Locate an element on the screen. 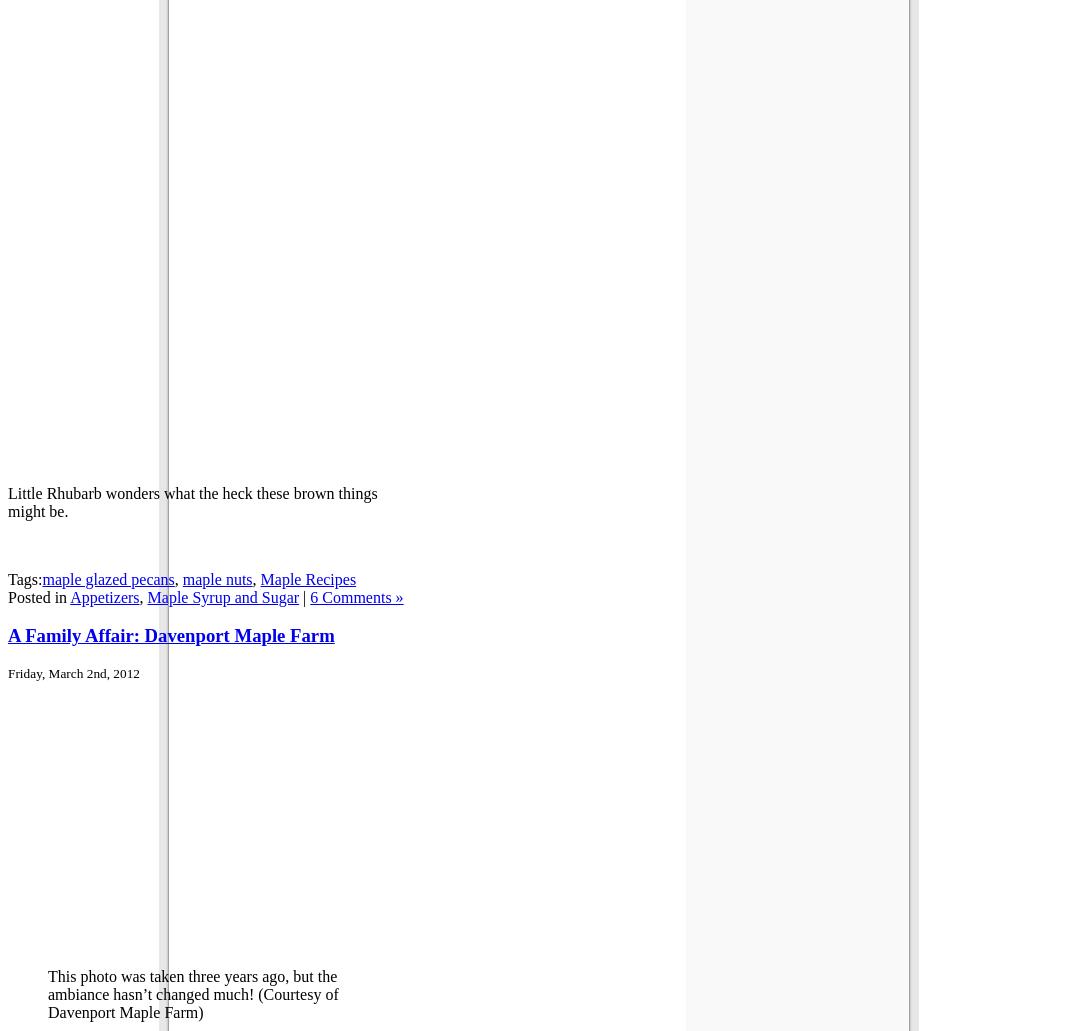  'Maple Syrup and Sugar' is located at coordinates (223, 595).